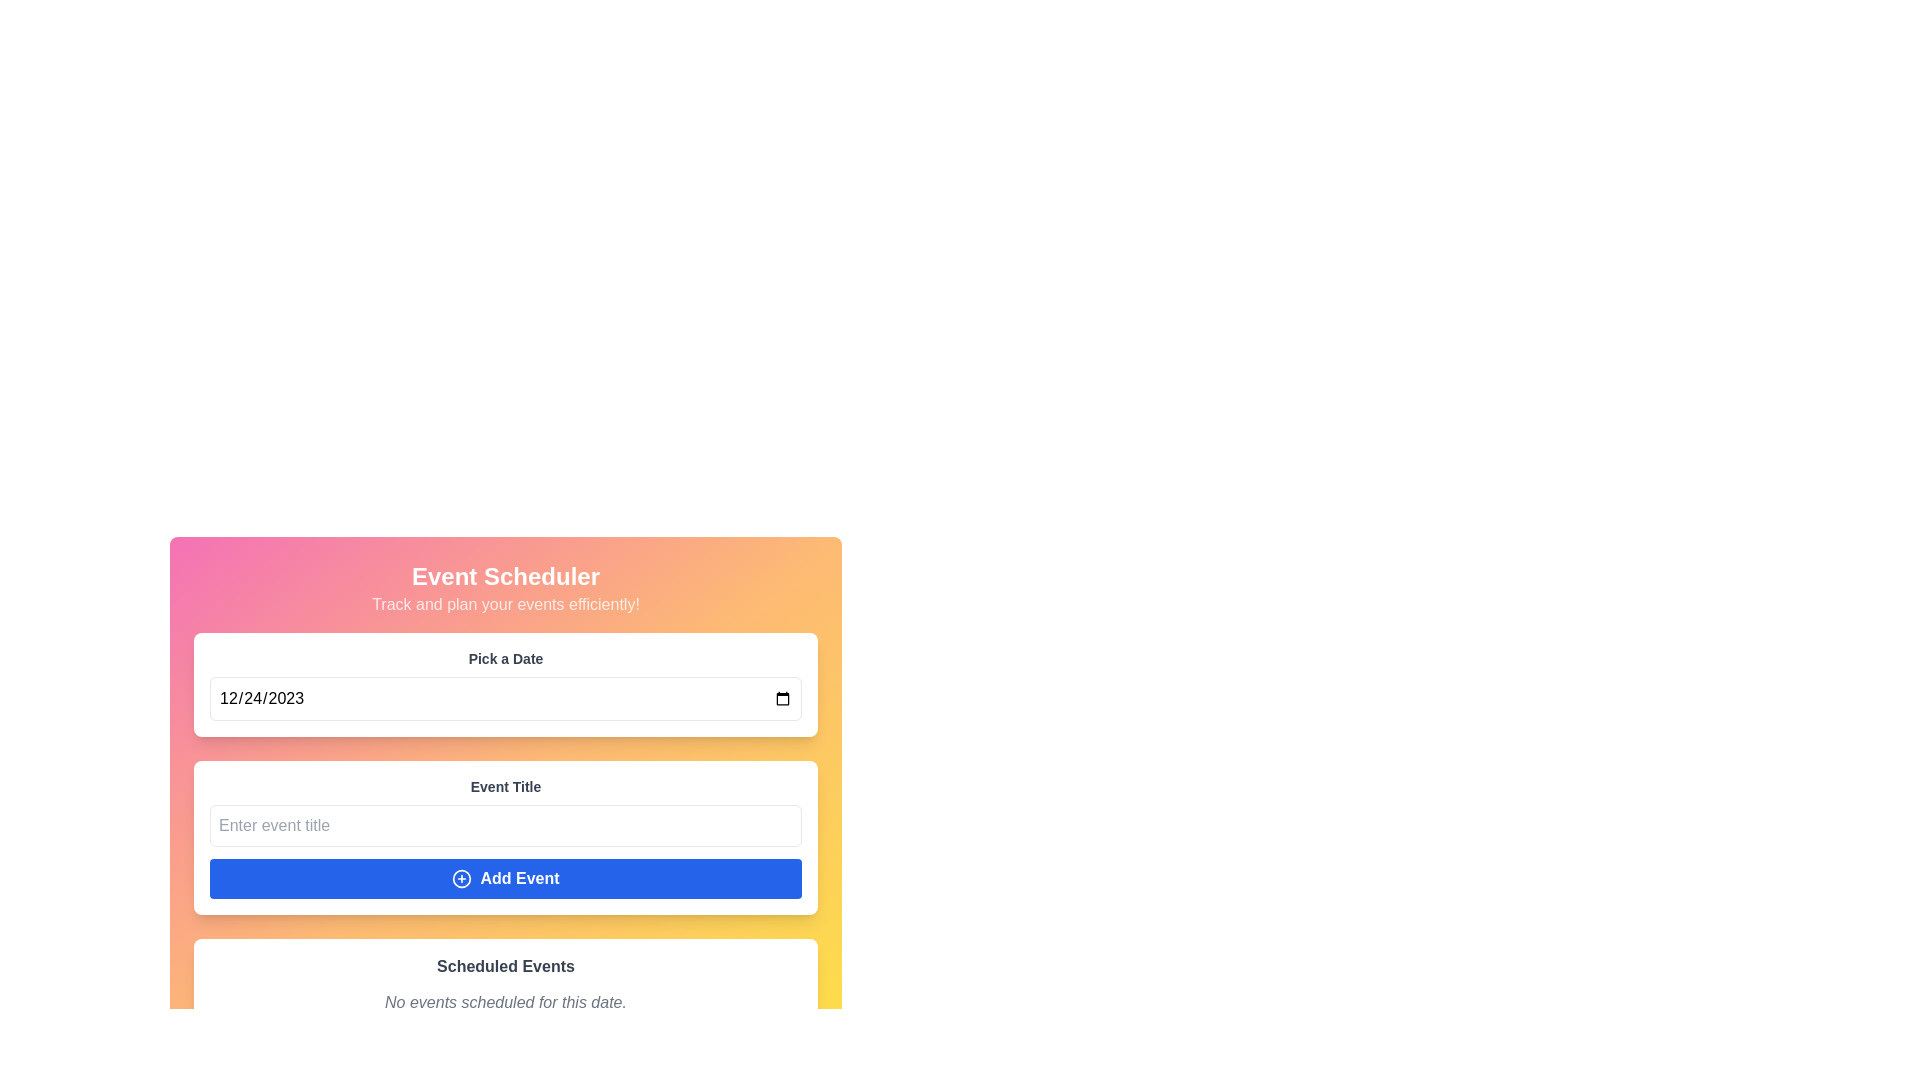  Describe the element at coordinates (461, 878) in the screenshot. I see `the circular icon with a plus sign inside, which is centered within the 'Add Event' button` at that location.